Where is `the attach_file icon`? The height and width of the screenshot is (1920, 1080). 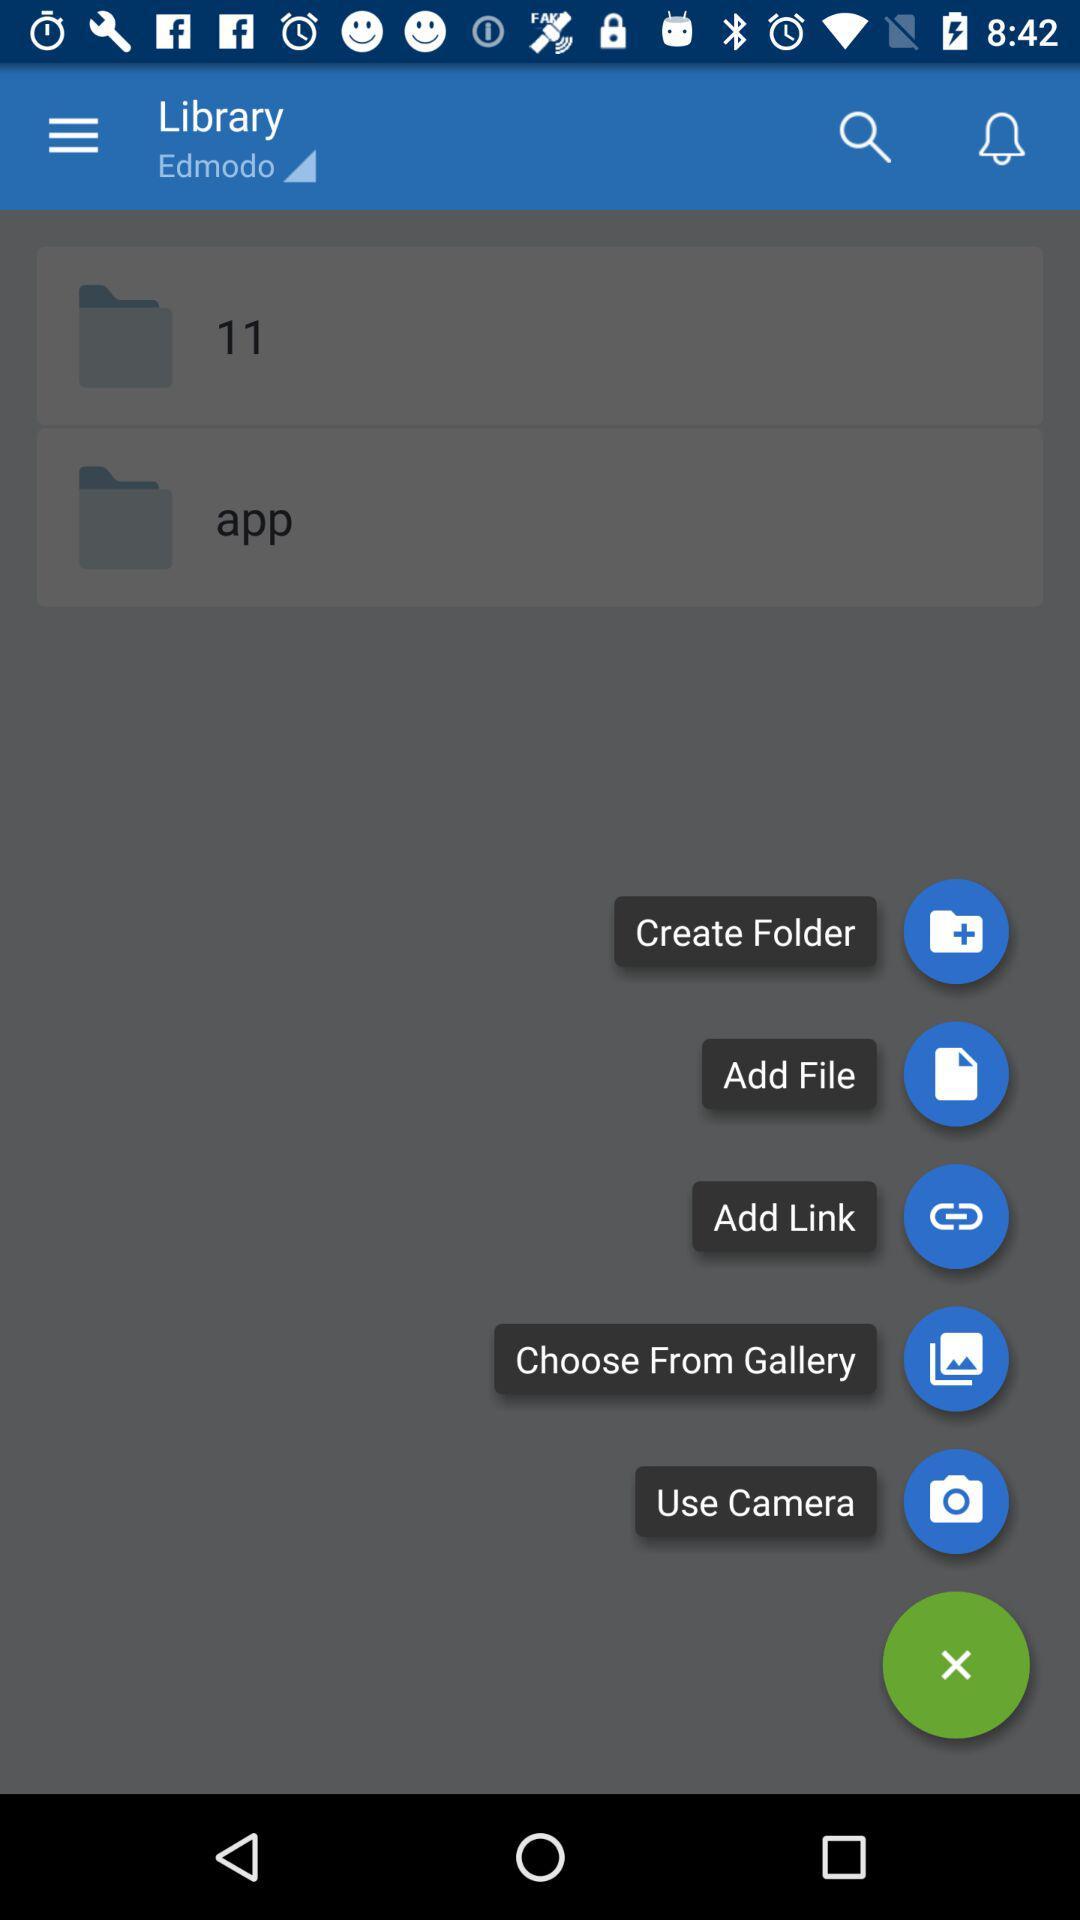 the attach_file icon is located at coordinates (955, 1215).